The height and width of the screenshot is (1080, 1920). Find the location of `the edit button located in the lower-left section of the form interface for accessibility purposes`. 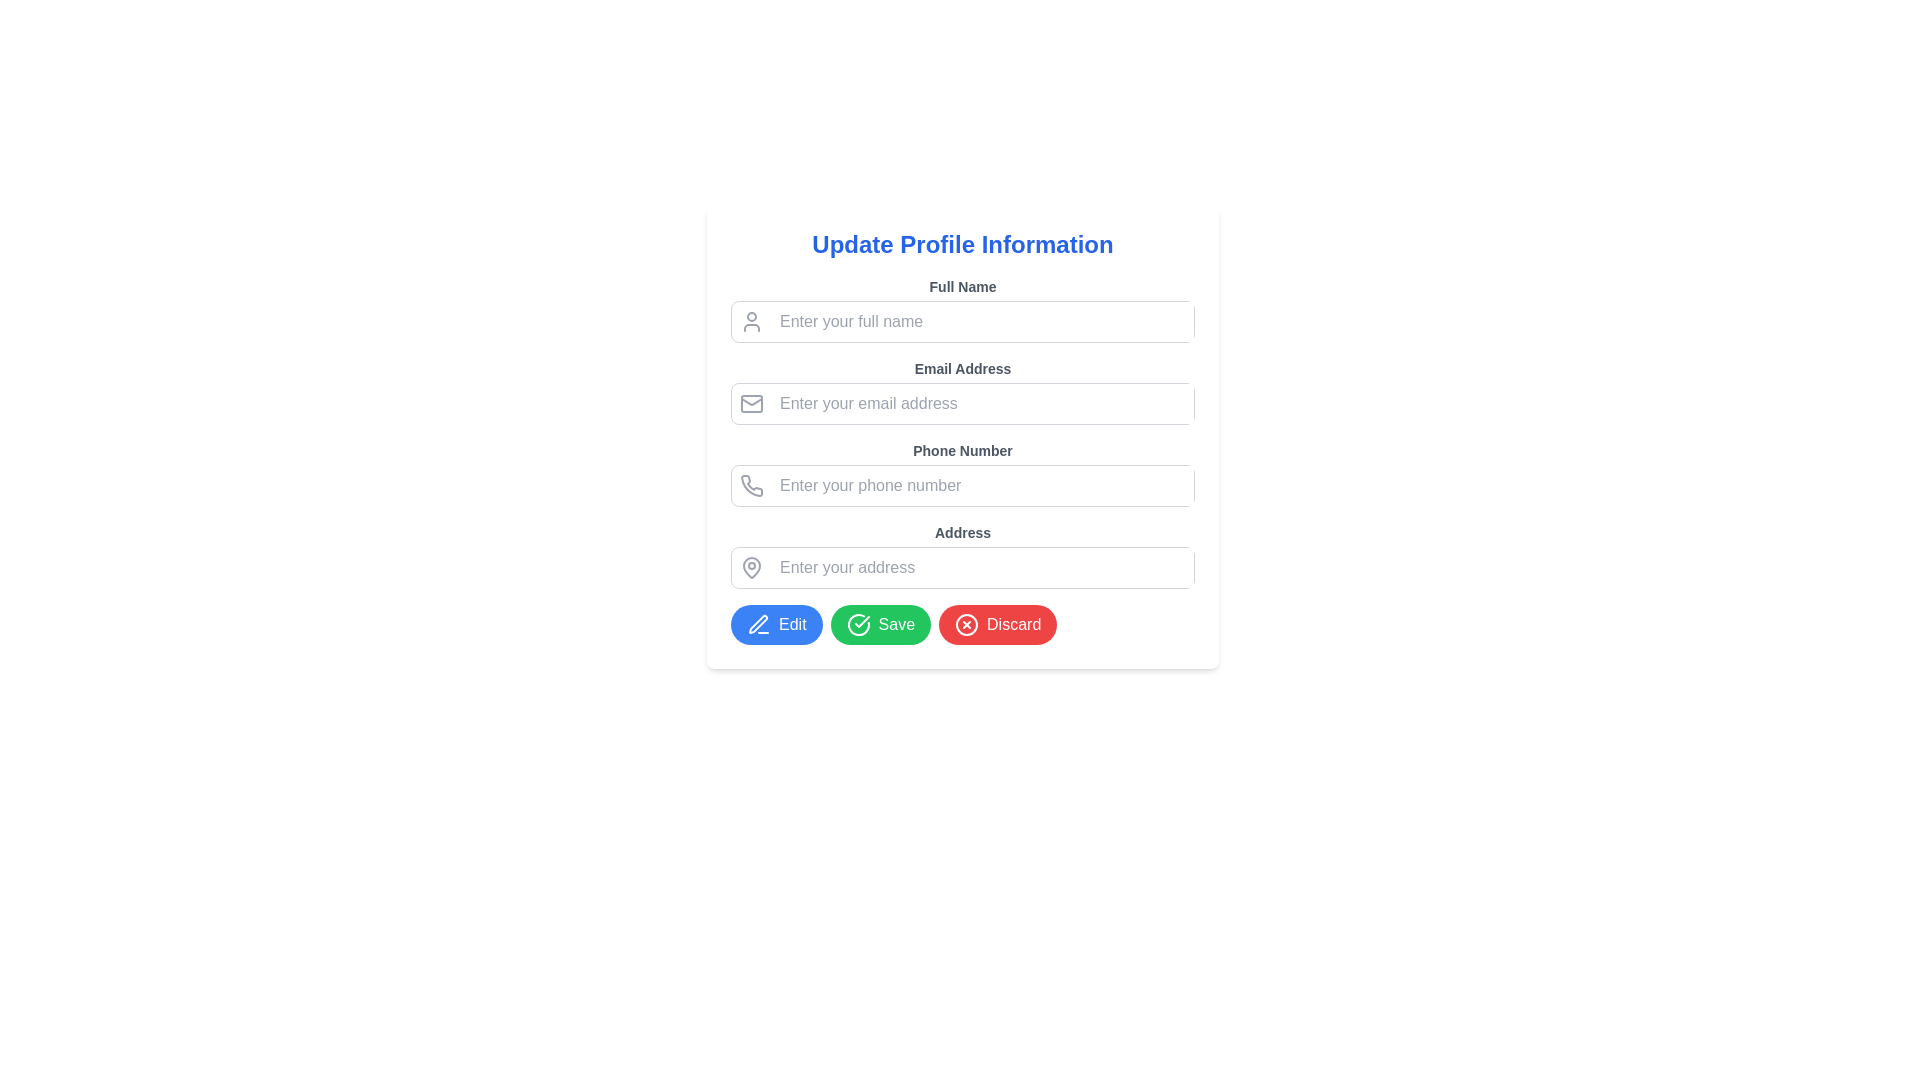

the edit button located in the lower-left section of the form interface for accessibility purposes is located at coordinates (775, 623).